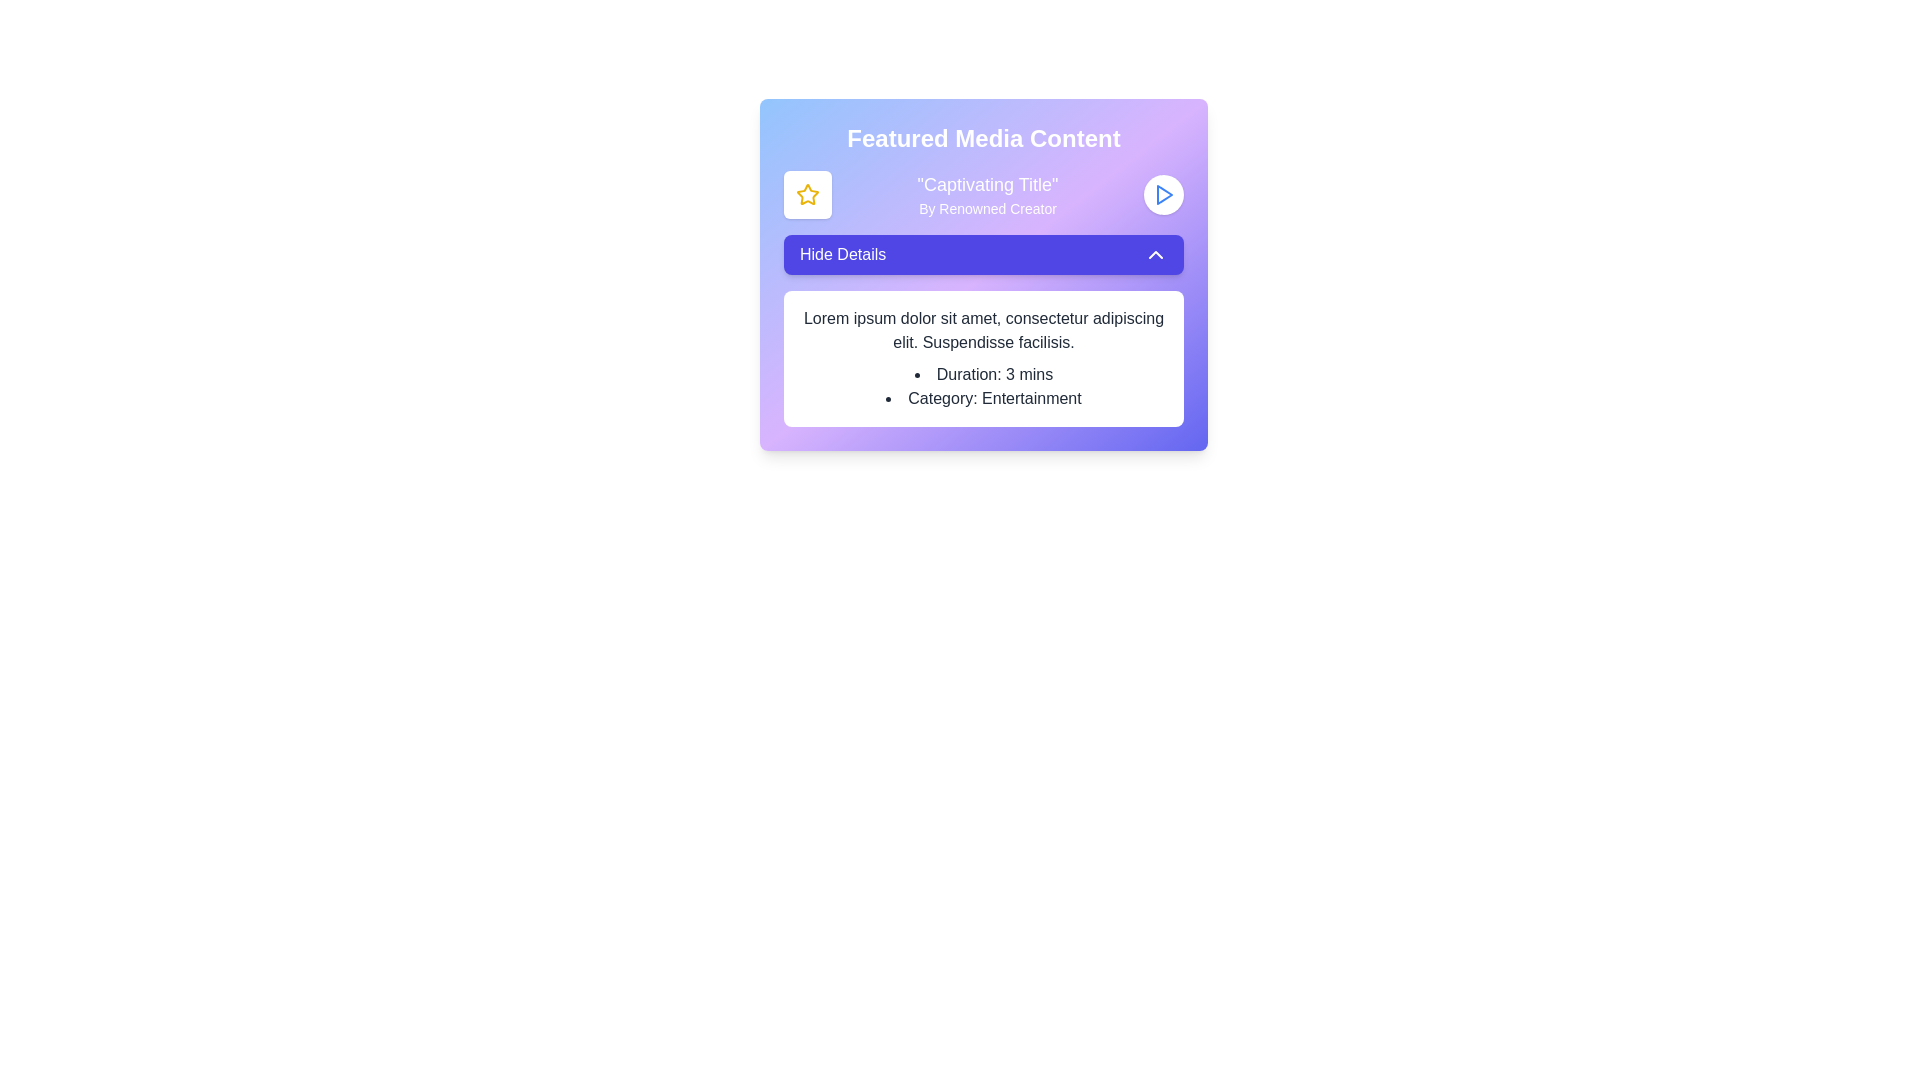 The height and width of the screenshot is (1080, 1920). Describe the element at coordinates (983, 195) in the screenshot. I see `the Textual Label that displays the title and creator of the featured content, positioned centrally below the 'Featured Media Content' header` at that location.